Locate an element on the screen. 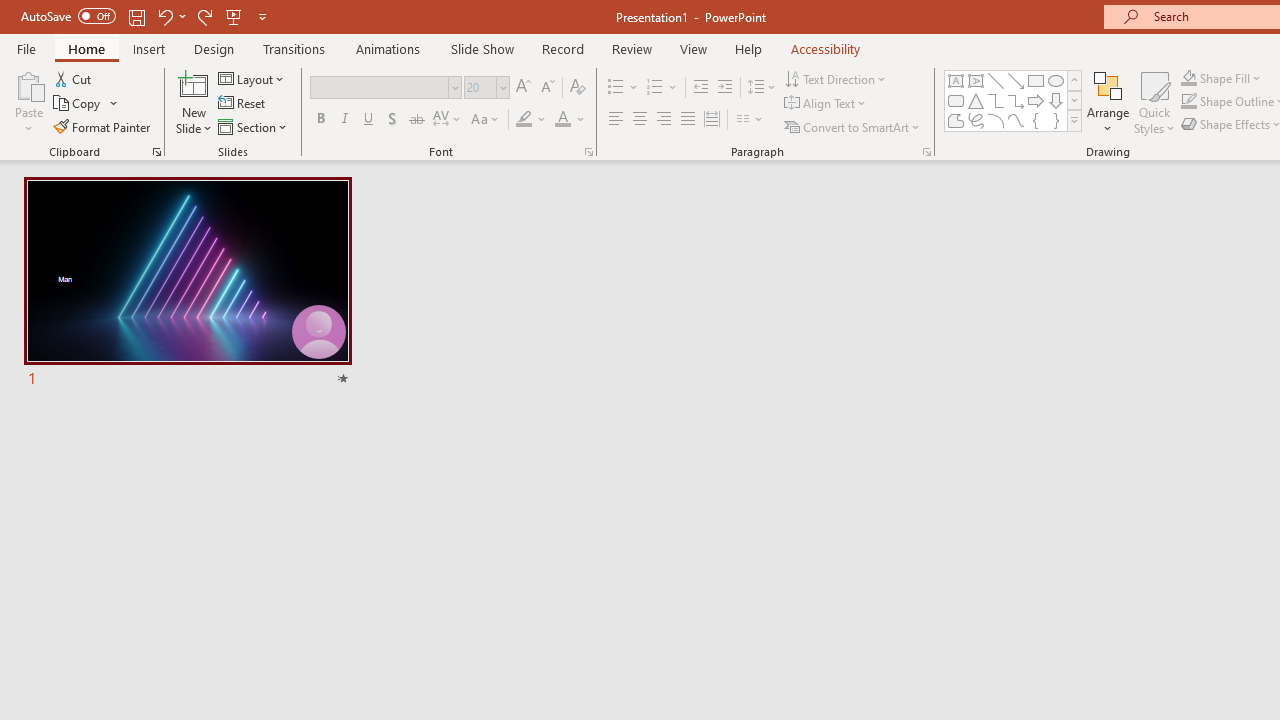 This screenshot has height=720, width=1280. 'Curve' is located at coordinates (1016, 120).